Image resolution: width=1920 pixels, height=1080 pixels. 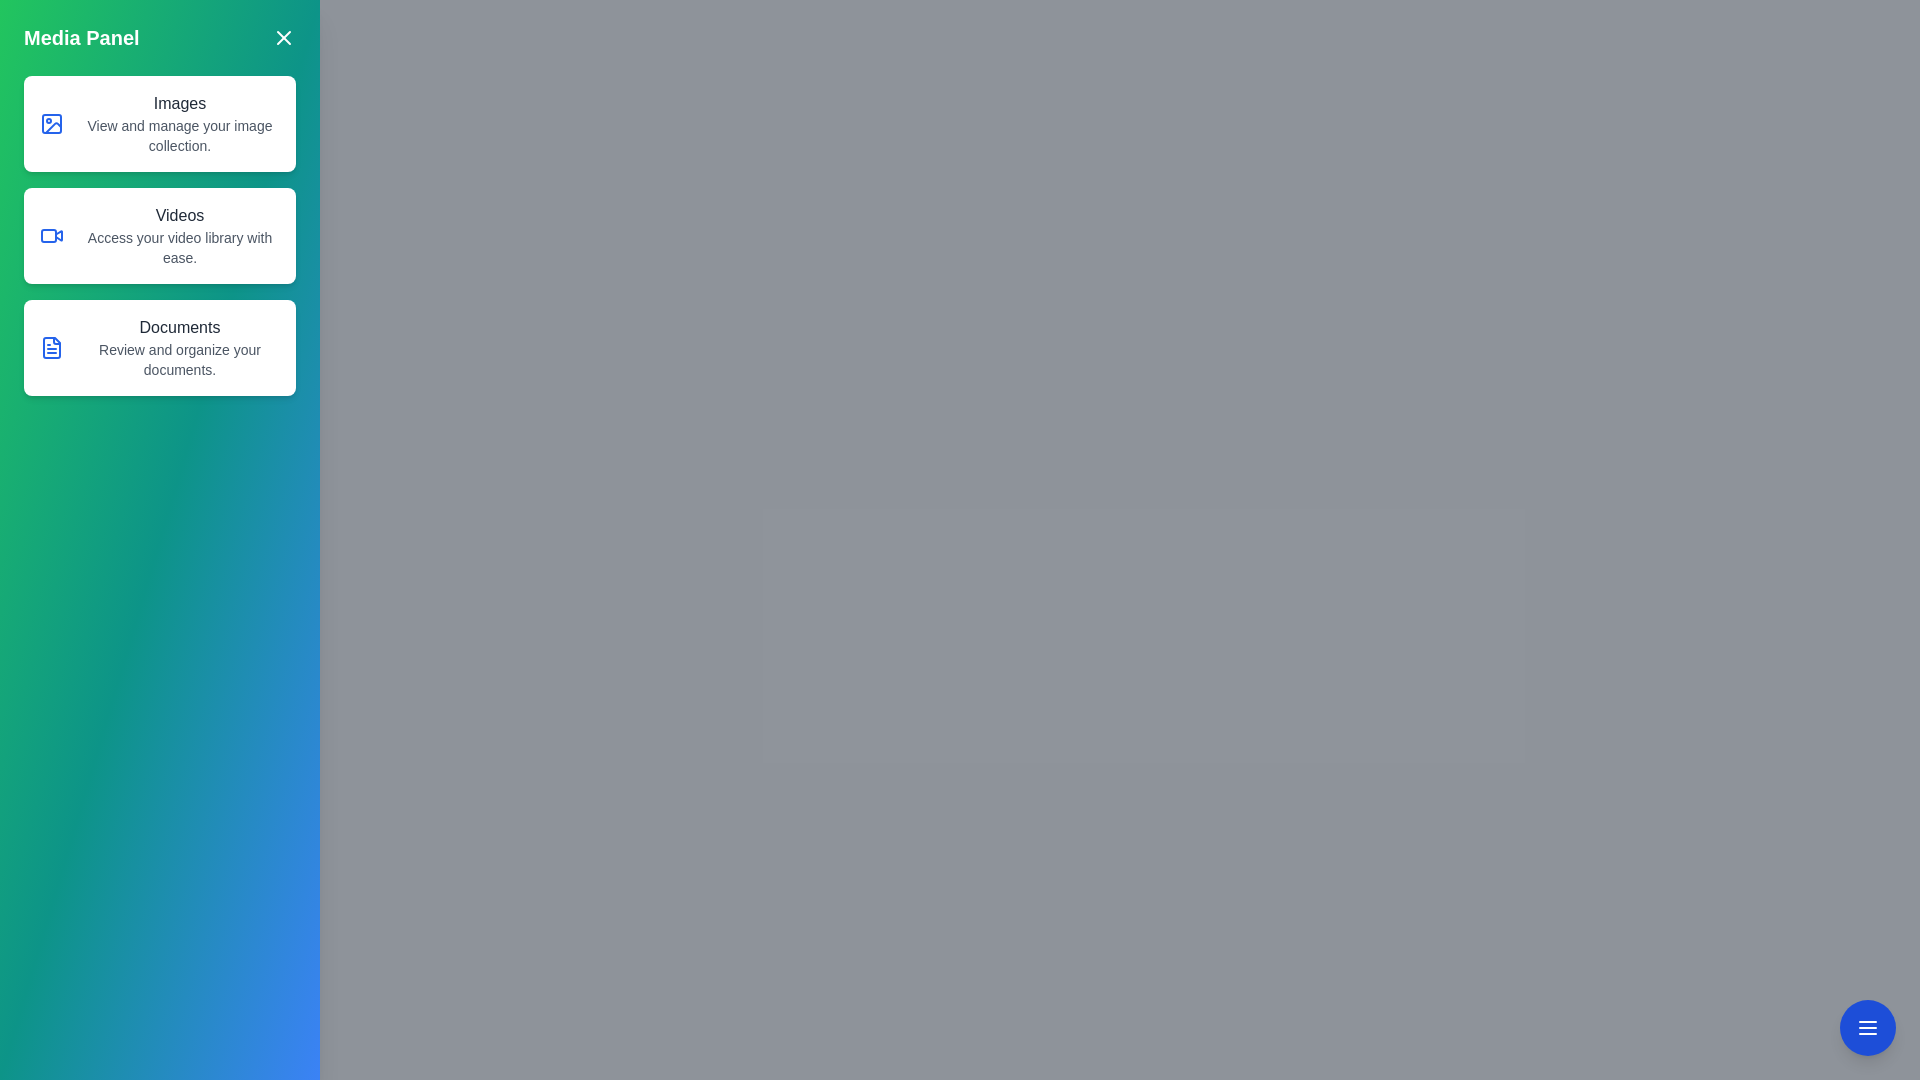 I want to click on the menu toggle button located at the bottom-right corner of the viewport, so click(x=1866, y=1028).